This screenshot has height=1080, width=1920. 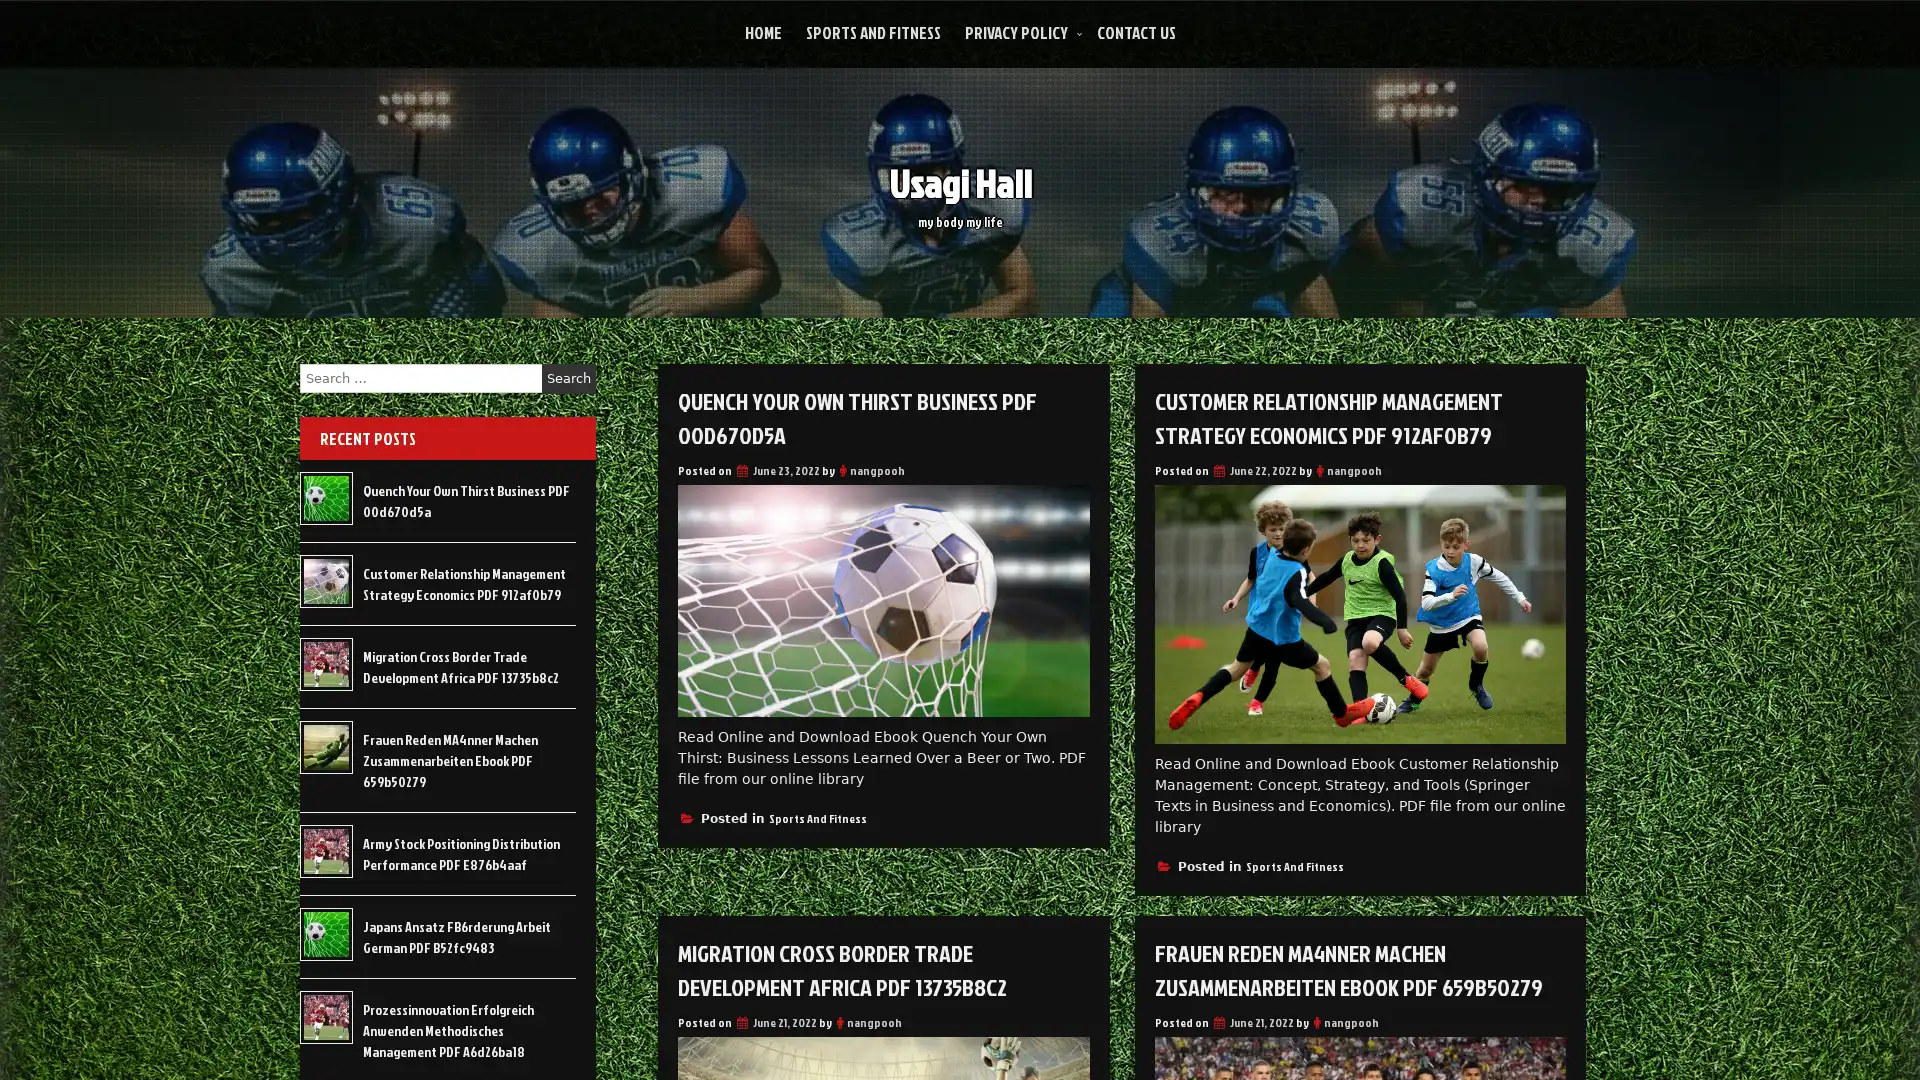 I want to click on Search, so click(x=568, y=378).